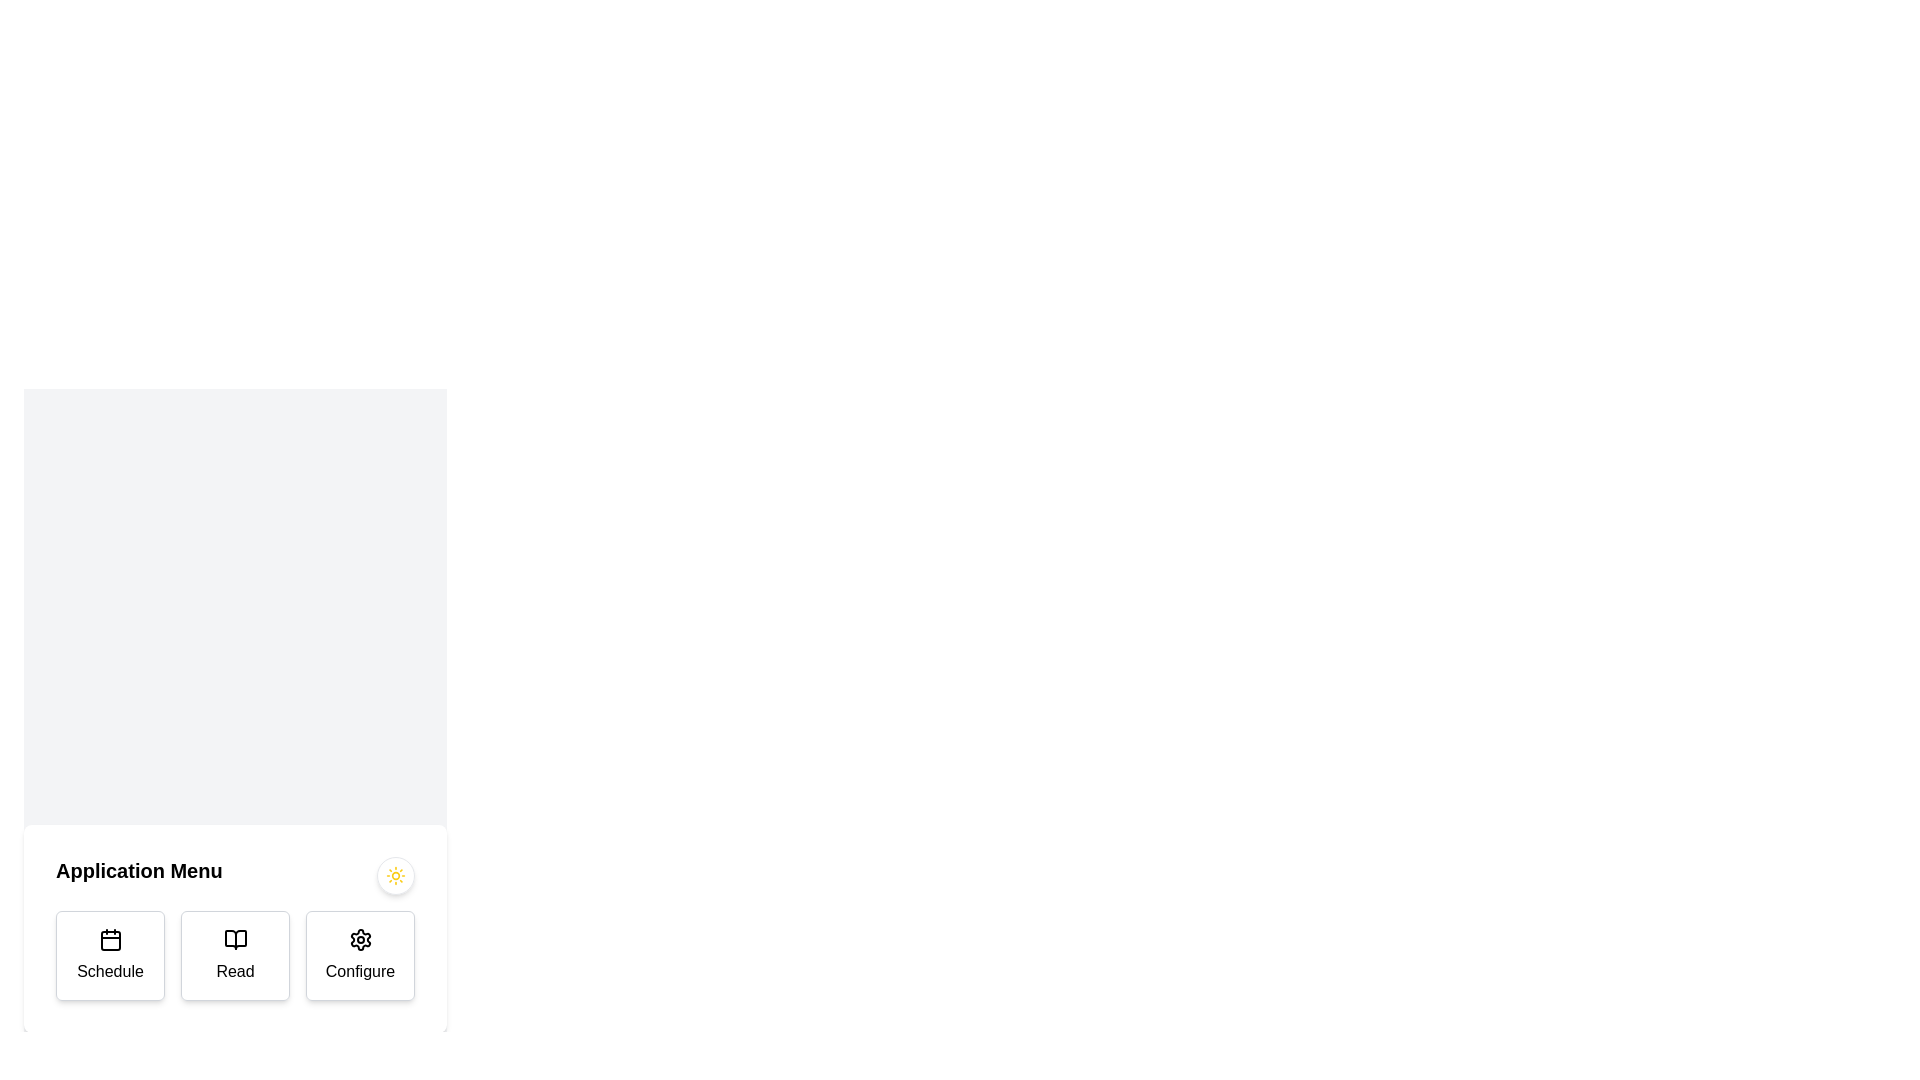 The height and width of the screenshot is (1080, 1920). Describe the element at coordinates (360, 955) in the screenshot. I see `the 'Configure' button, which is the third button in the horizontal grid at the bottom of the interface` at that location.